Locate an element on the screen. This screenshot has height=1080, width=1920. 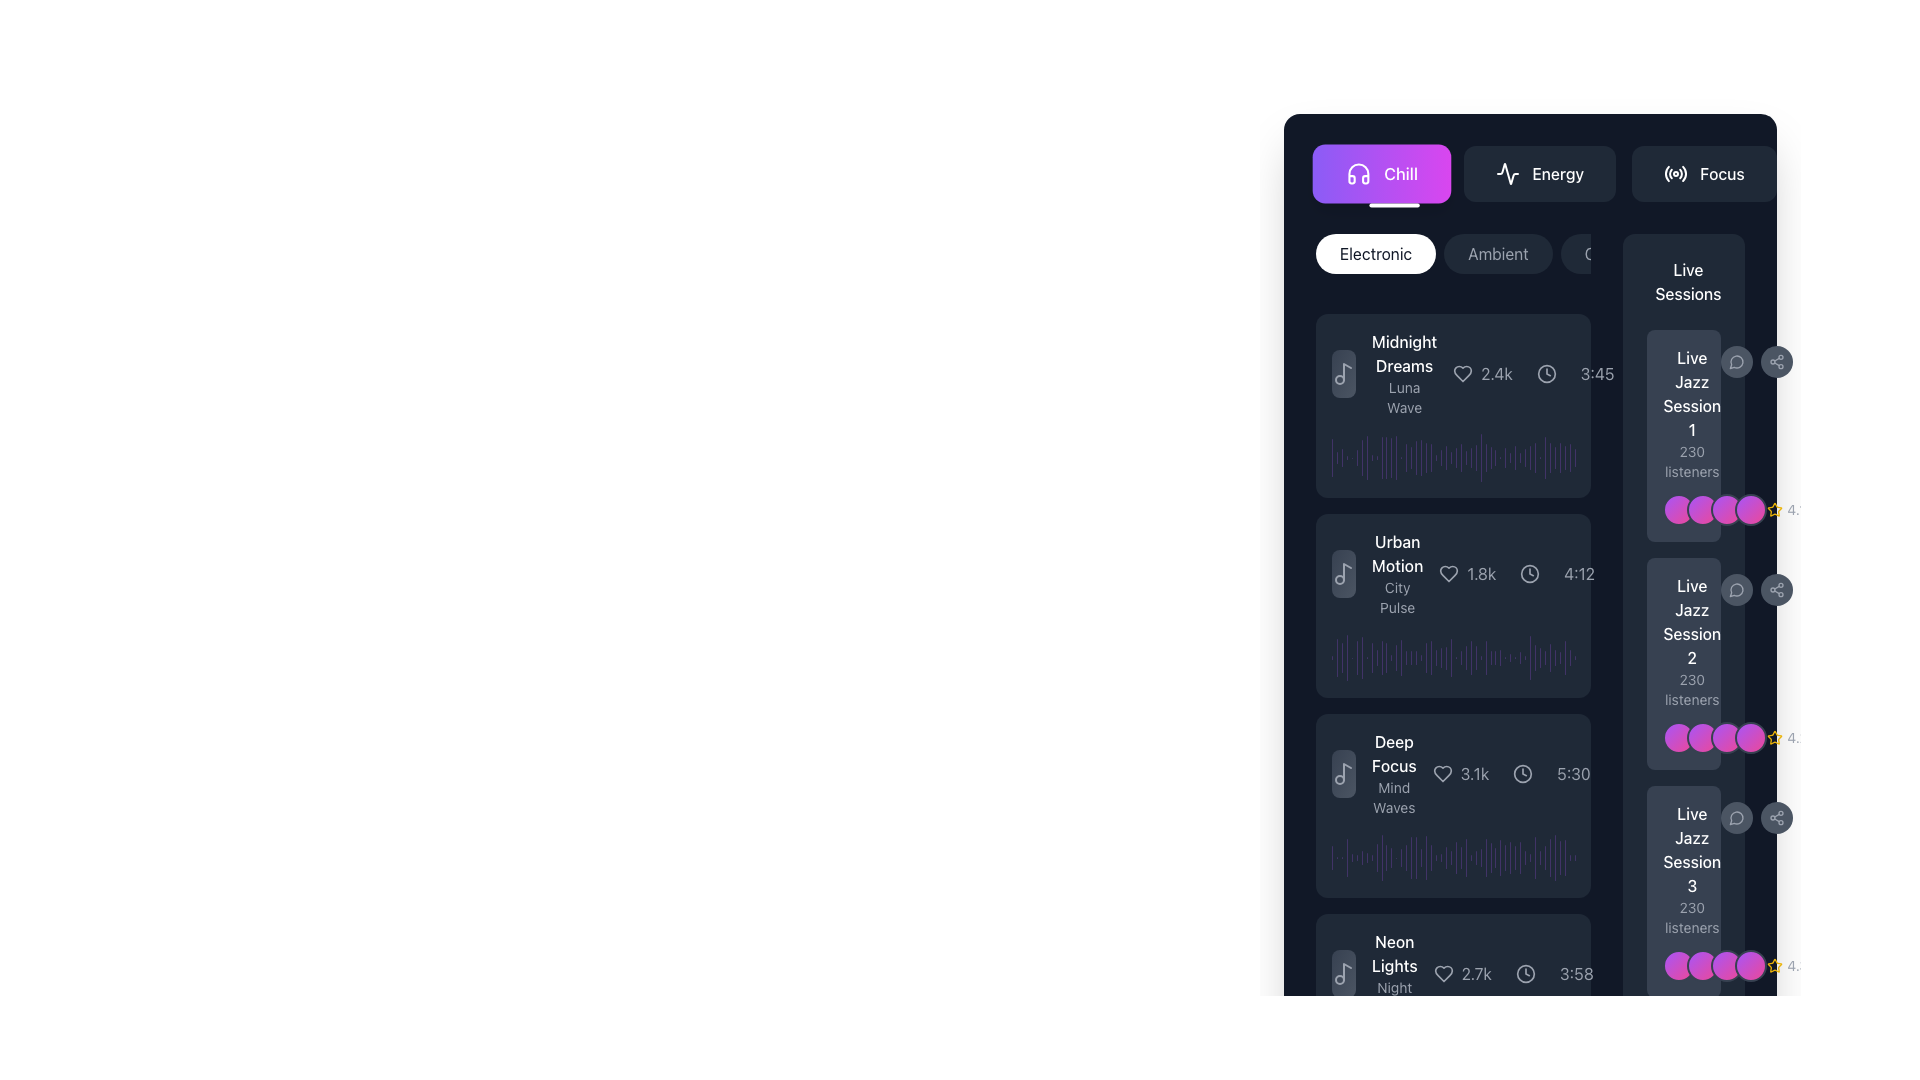
the text label located in the upper right section of the interface, which indicates the content related to live sessions is located at coordinates (1687, 281).